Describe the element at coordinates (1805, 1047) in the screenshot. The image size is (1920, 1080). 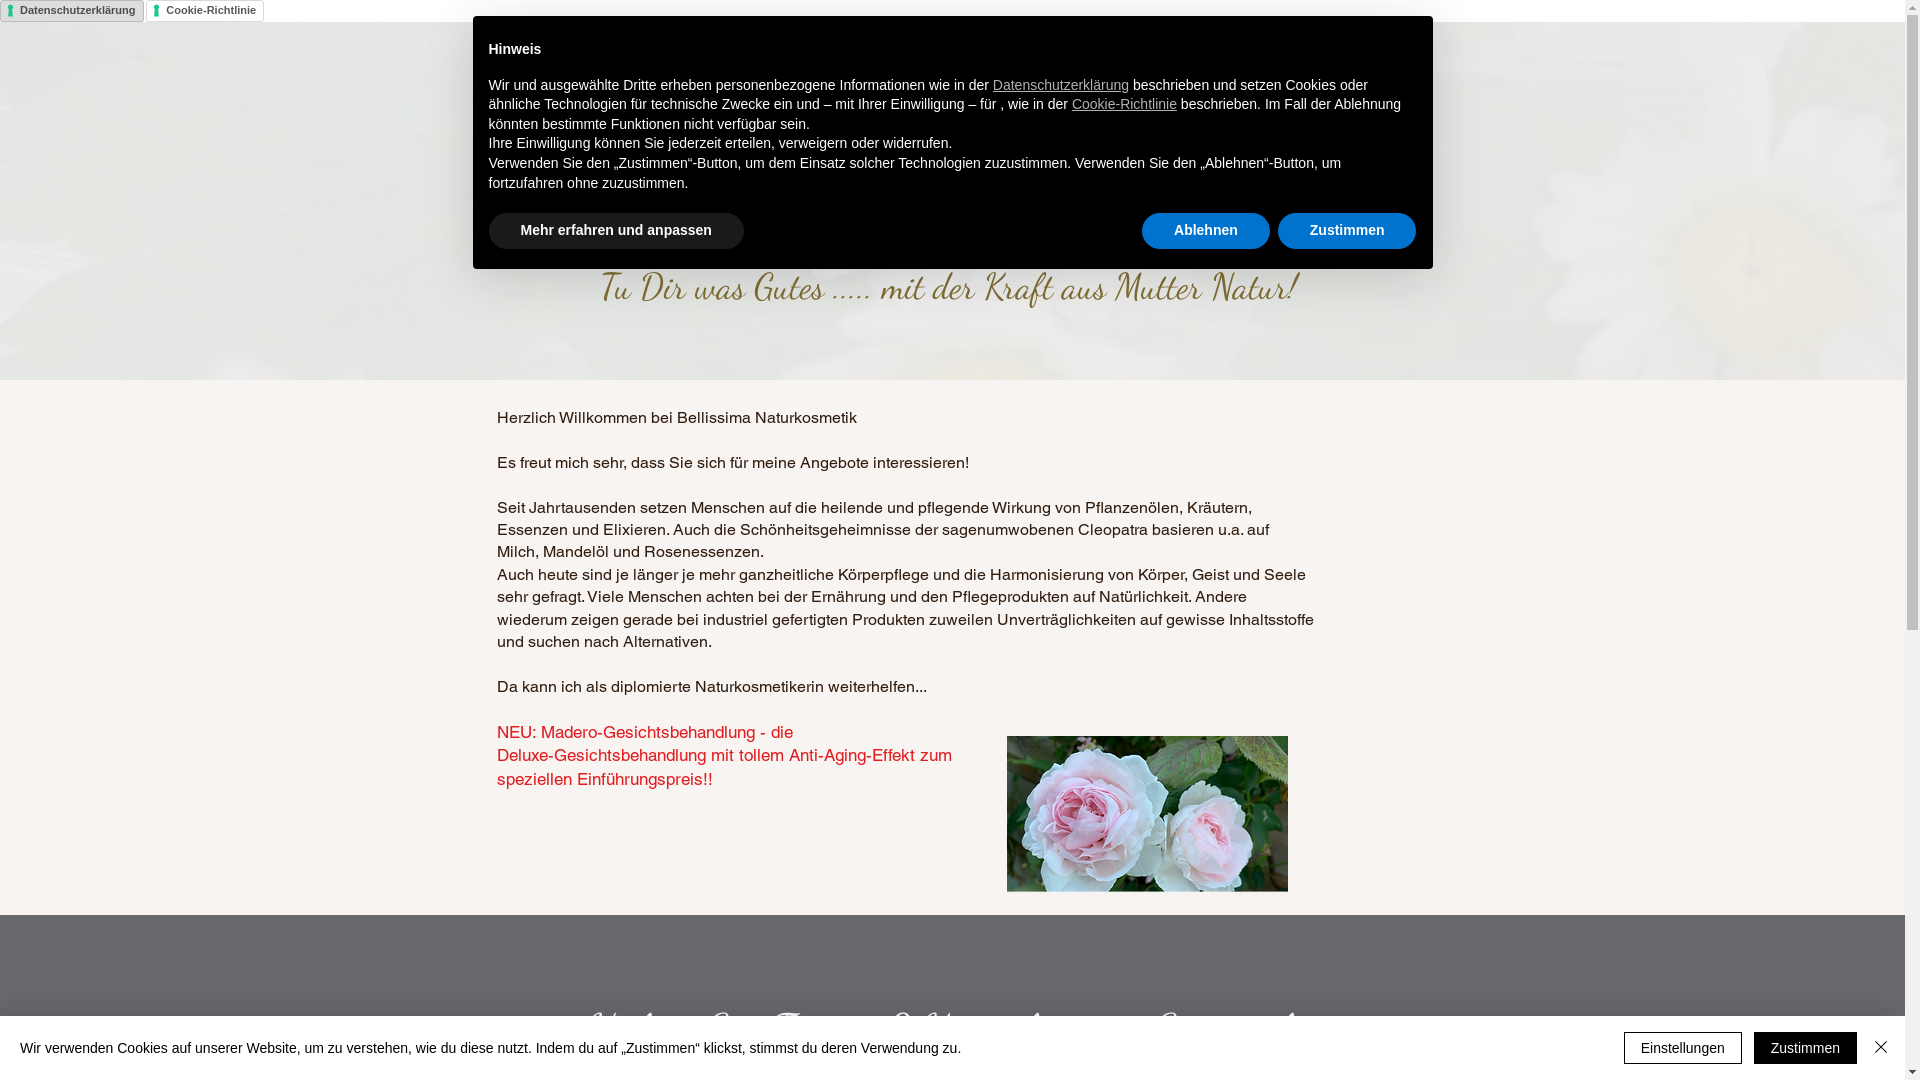
I see `'Zustimmen'` at that location.